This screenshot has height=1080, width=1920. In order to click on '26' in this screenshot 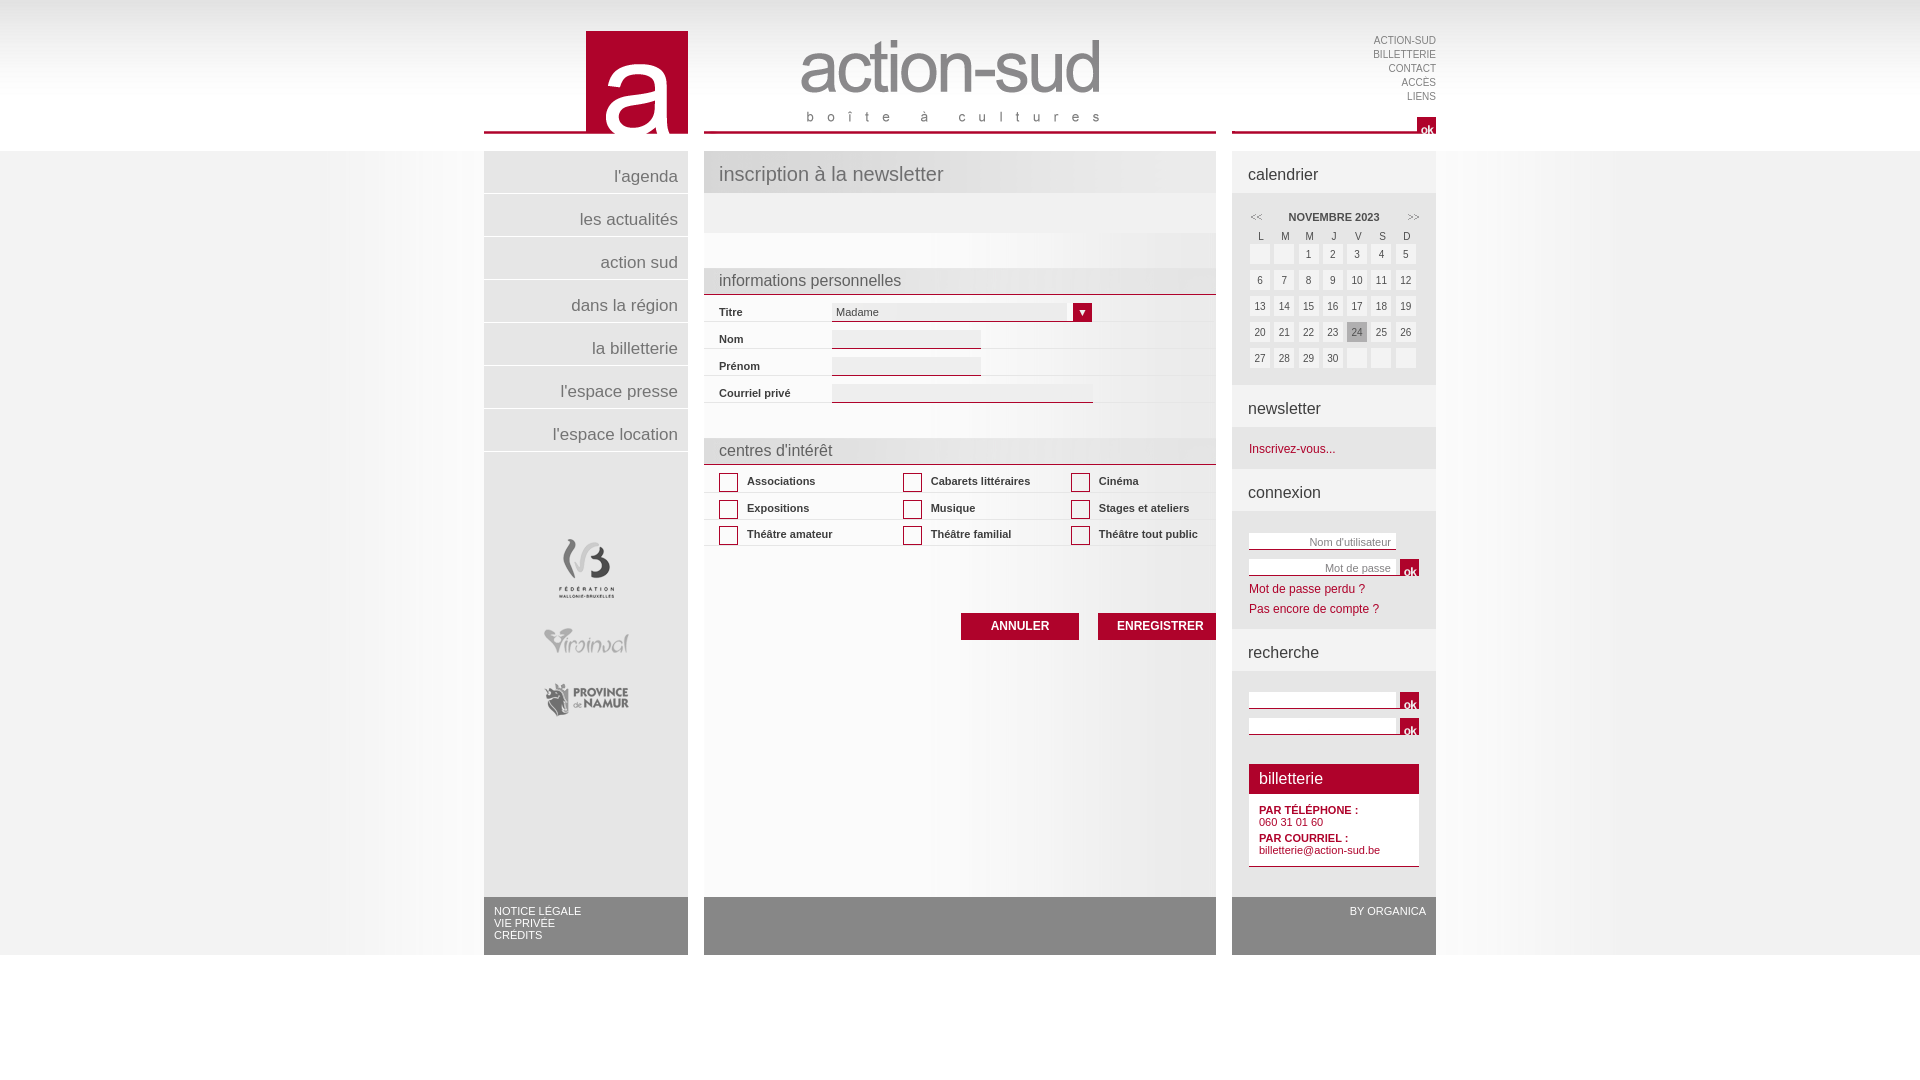, I will do `click(1405, 333)`.